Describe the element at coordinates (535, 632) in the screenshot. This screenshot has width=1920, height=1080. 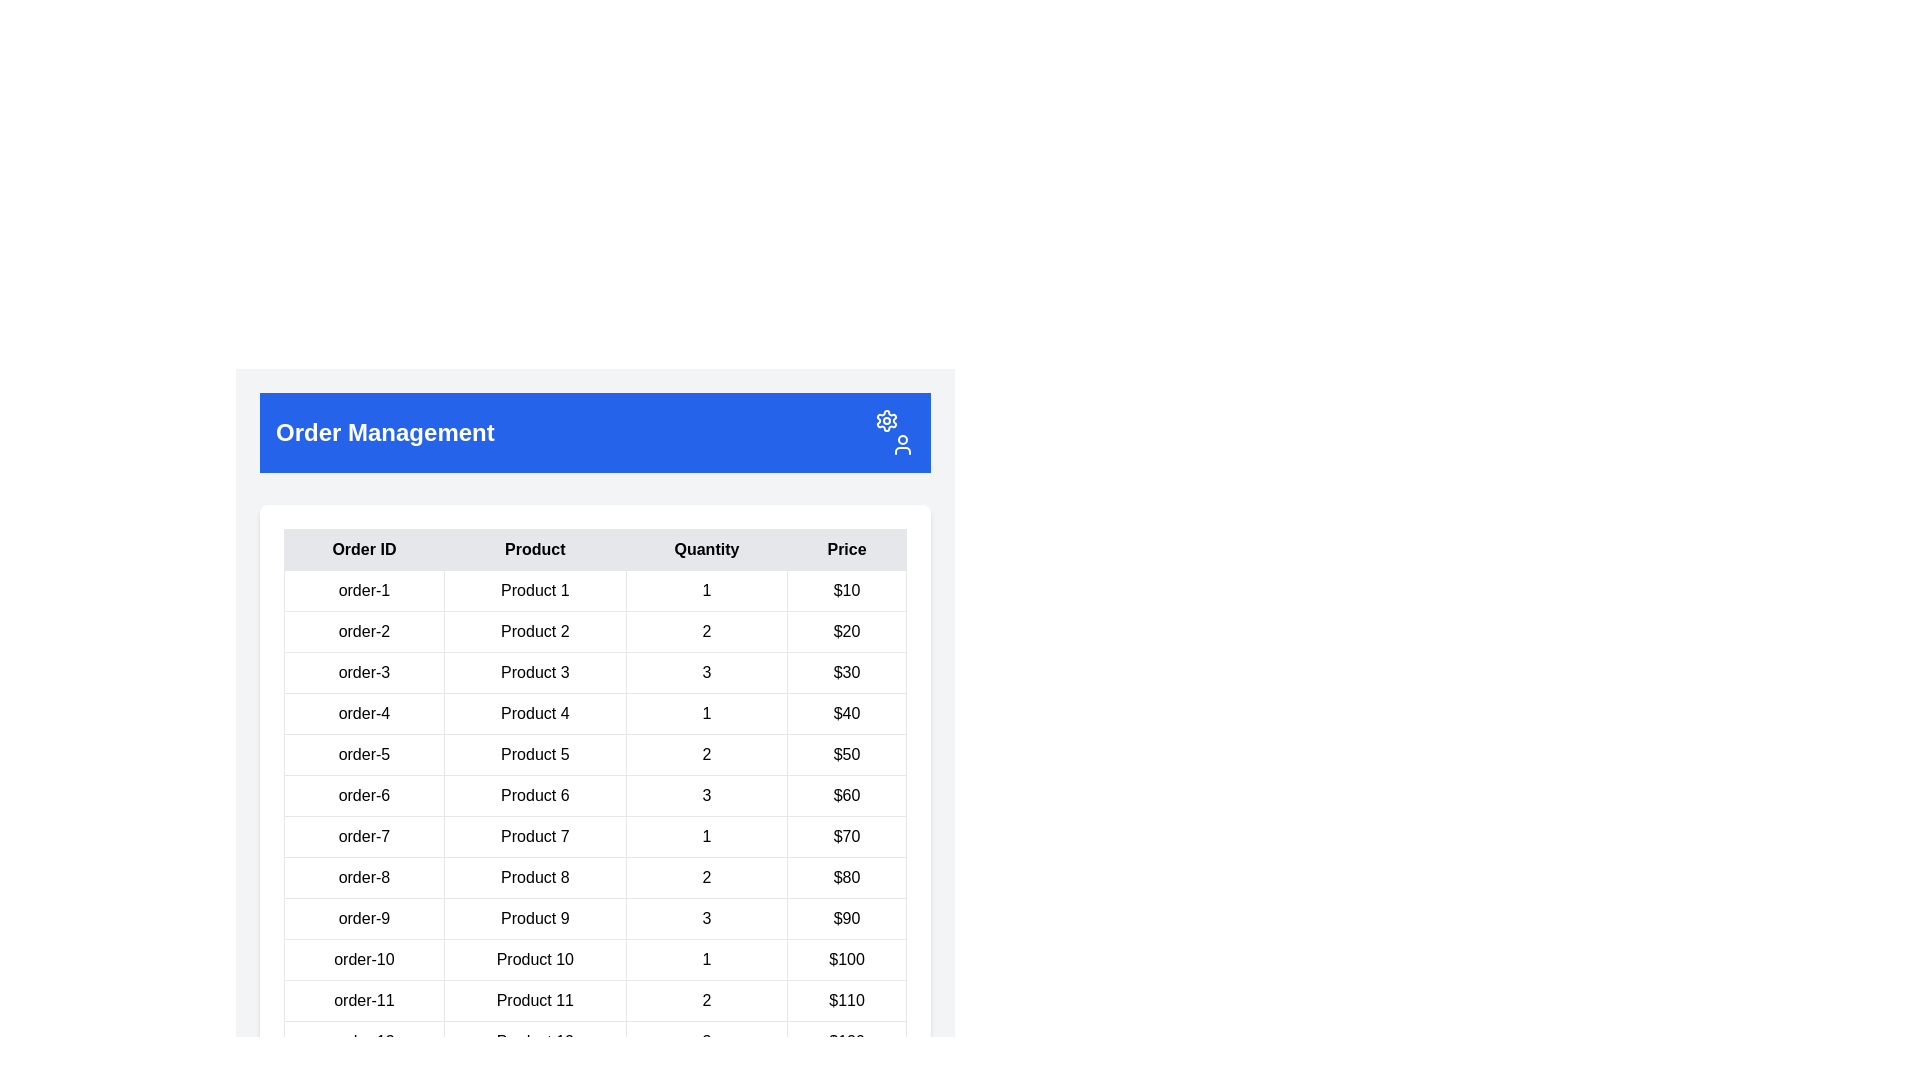
I see `the static text element representing the product name located in the second column of the second row of the data table, adjacent to 'order-2' on the left and '2' on the right` at that location.